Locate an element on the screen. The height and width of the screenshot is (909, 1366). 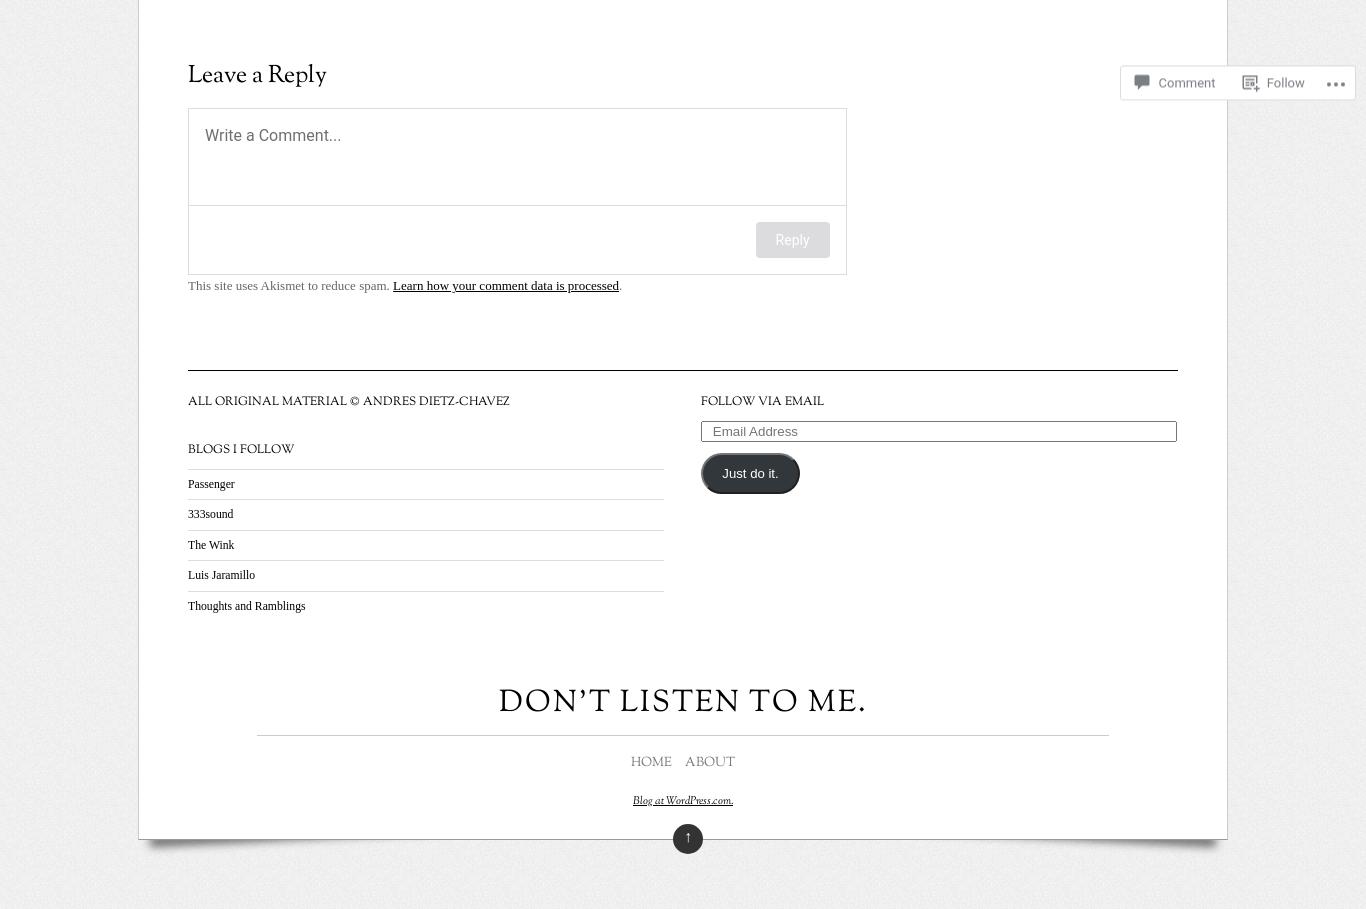
'About' is located at coordinates (708, 763).